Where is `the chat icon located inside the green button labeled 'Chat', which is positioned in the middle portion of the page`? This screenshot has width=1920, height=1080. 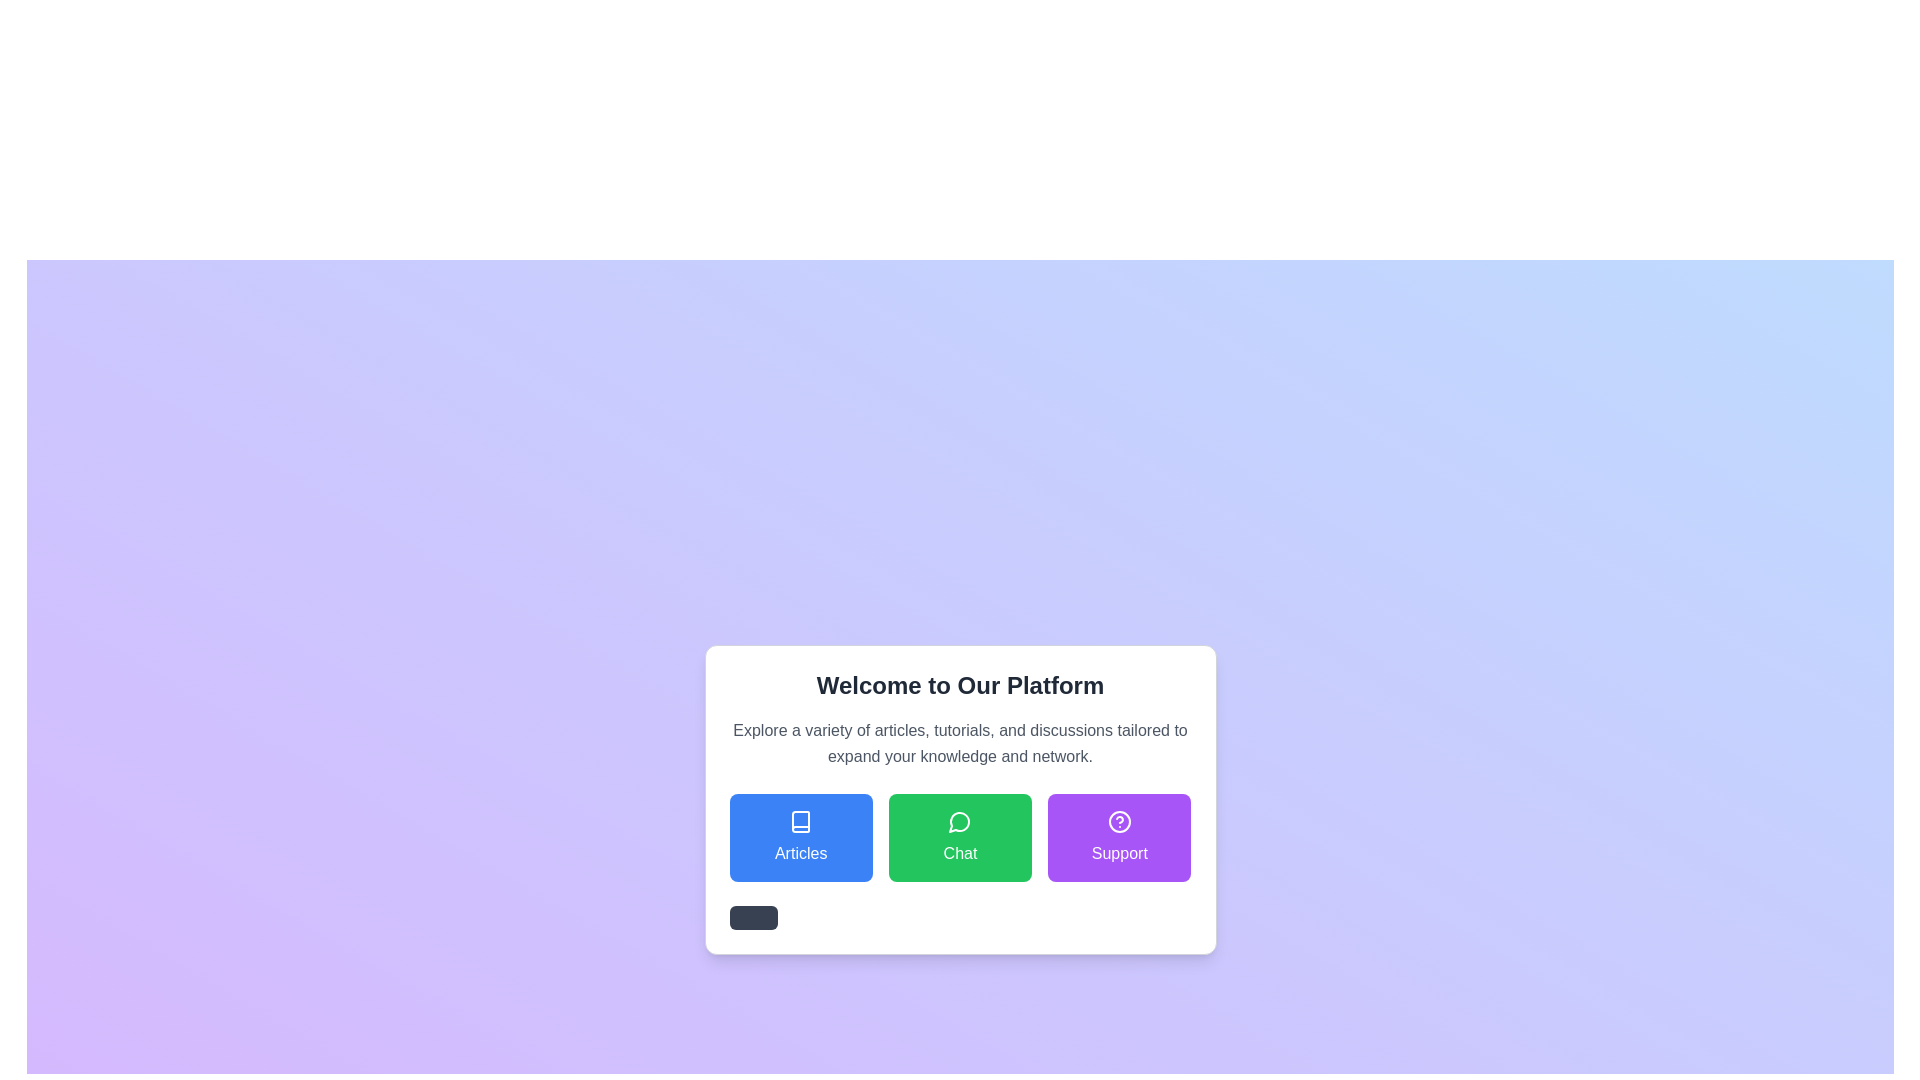
the chat icon located inside the green button labeled 'Chat', which is positioned in the middle portion of the page is located at coordinates (960, 821).